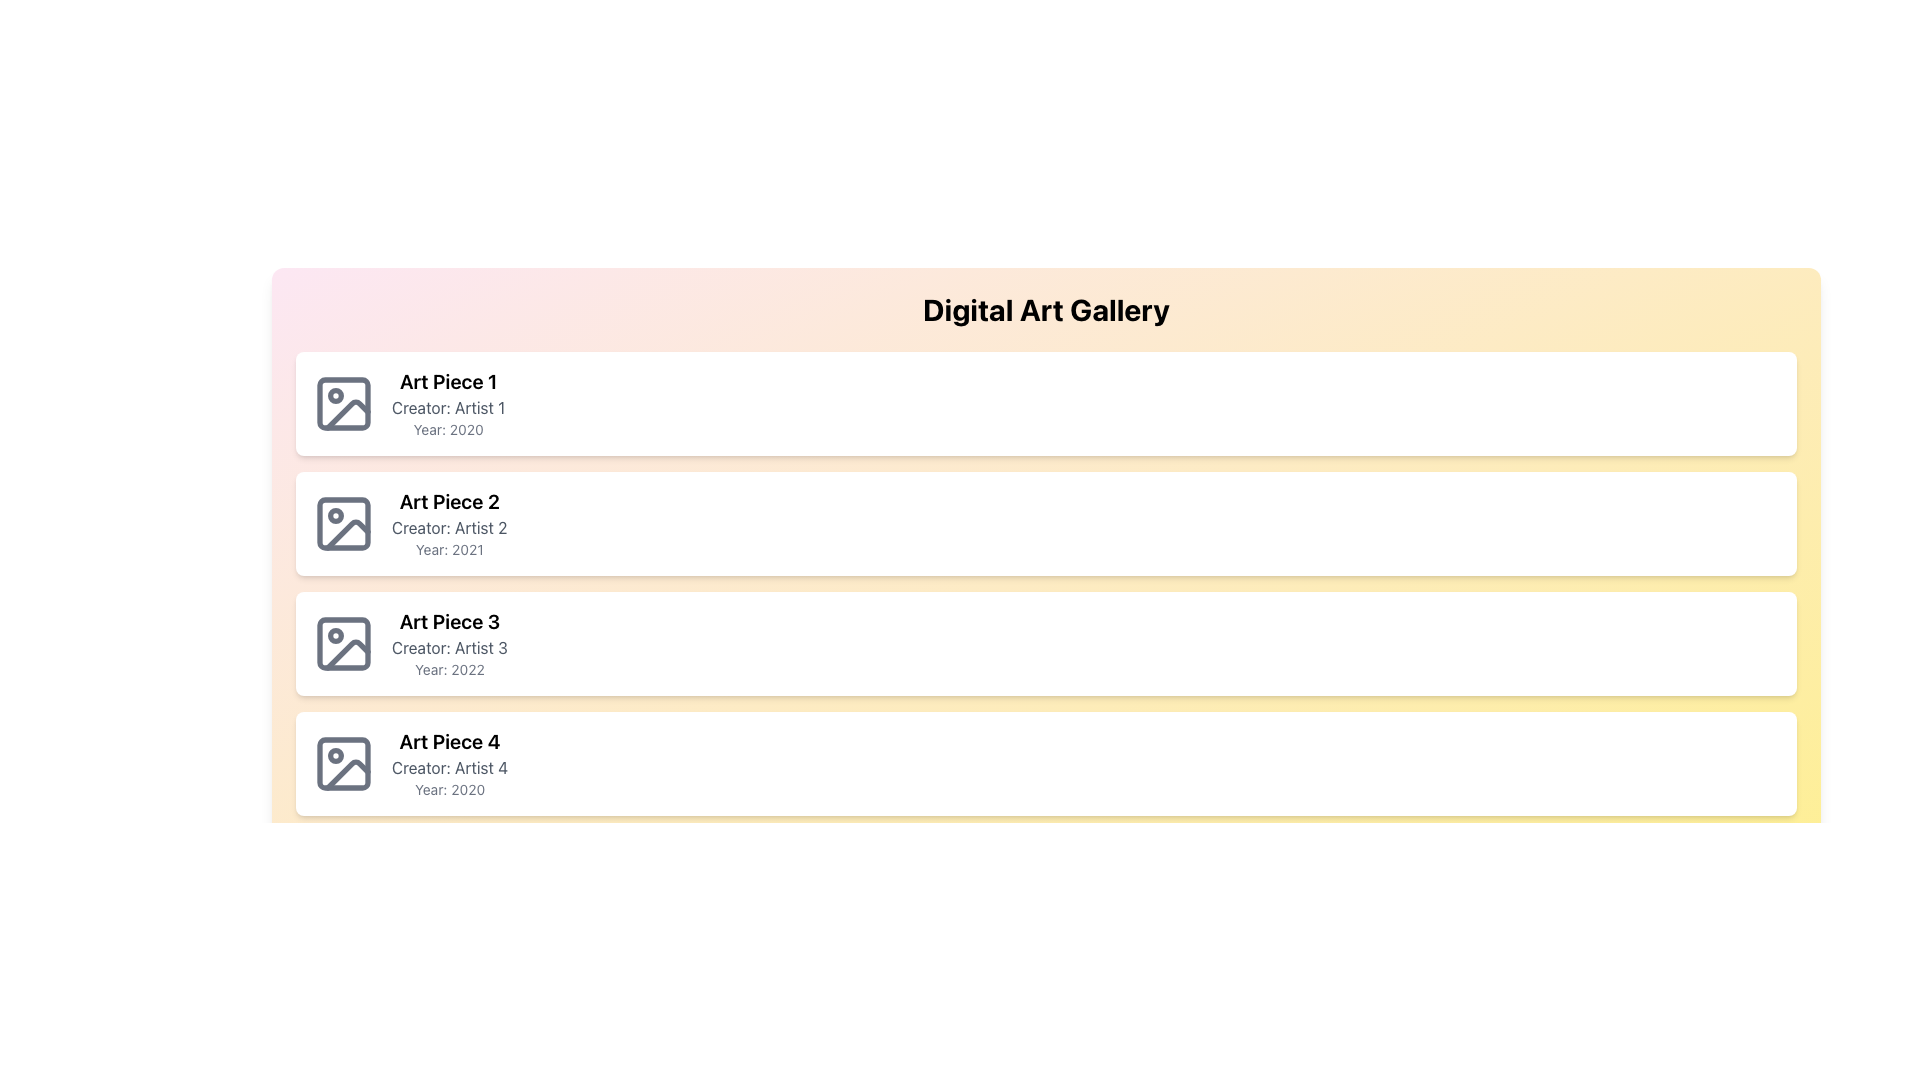 The width and height of the screenshot is (1920, 1080). What do you see at coordinates (344, 523) in the screenshot?
I see `the visual icon representing the associated art piece for 'Art Piece 2' to interact with it` at bounding box center [344, 523].